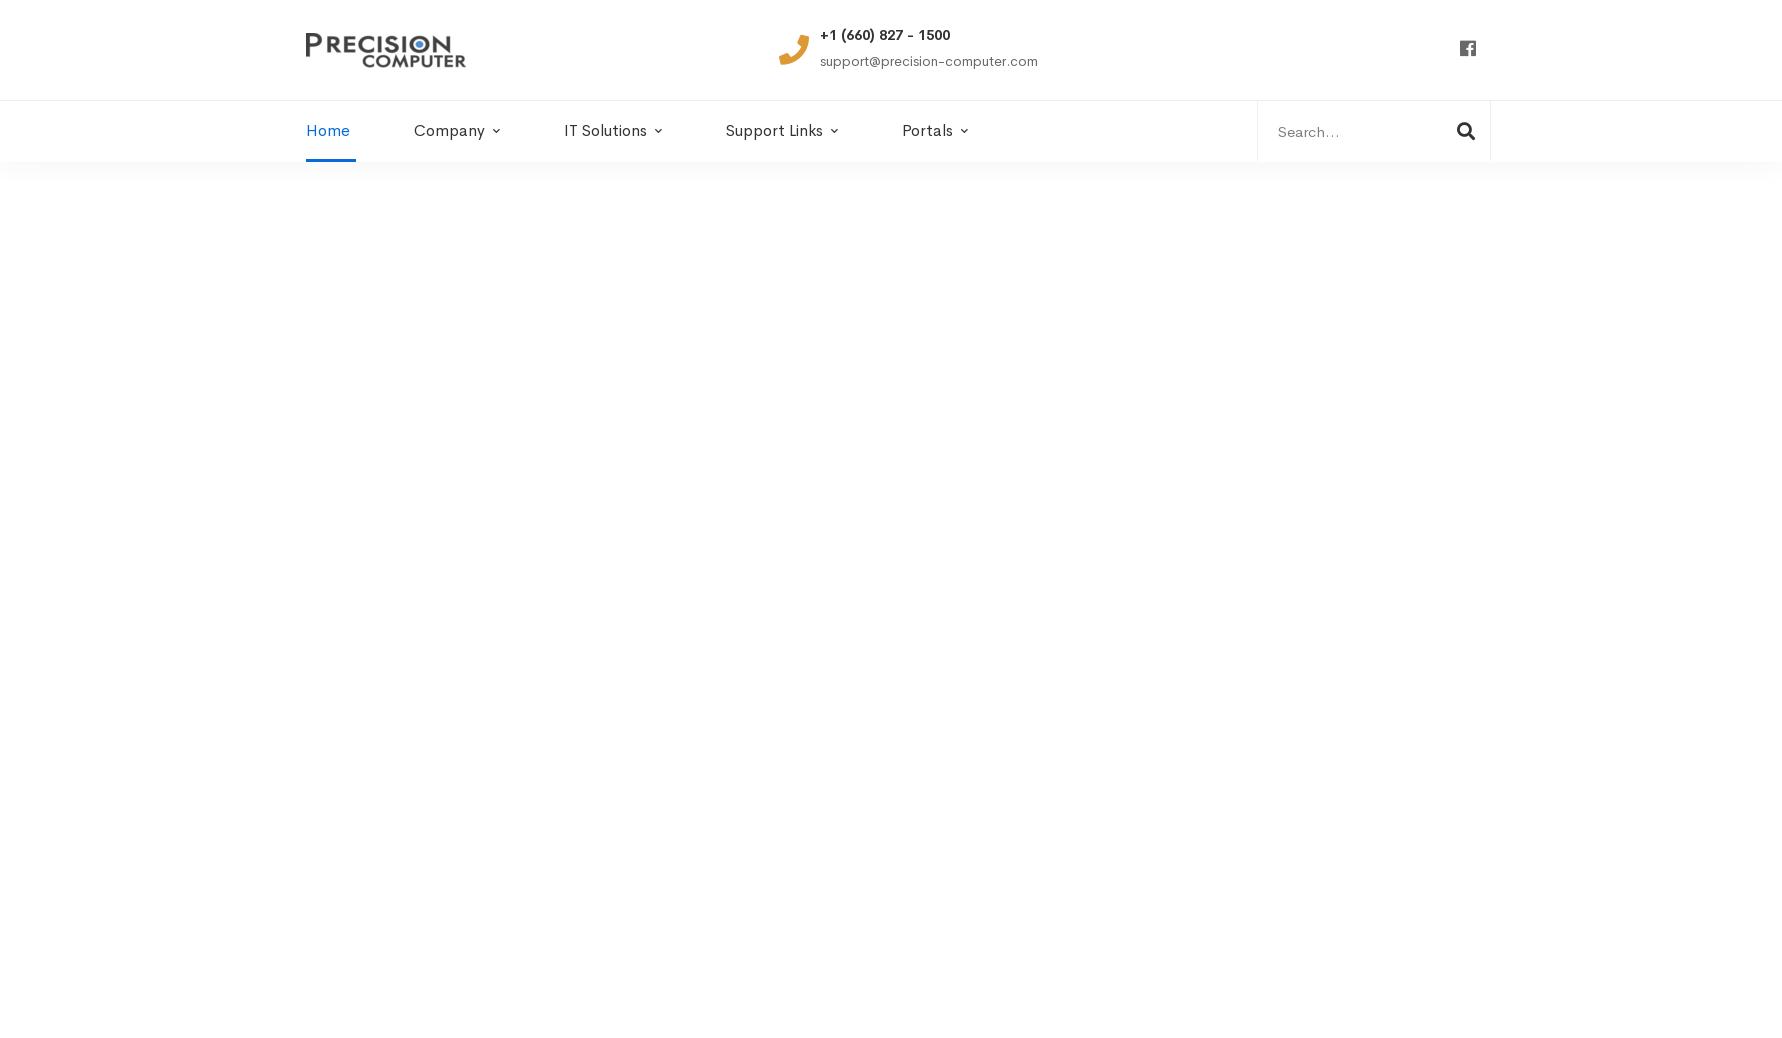 The height and width of the screenshot is (1038, 1782). I want to click on 'dedicated', so click(392, 788).